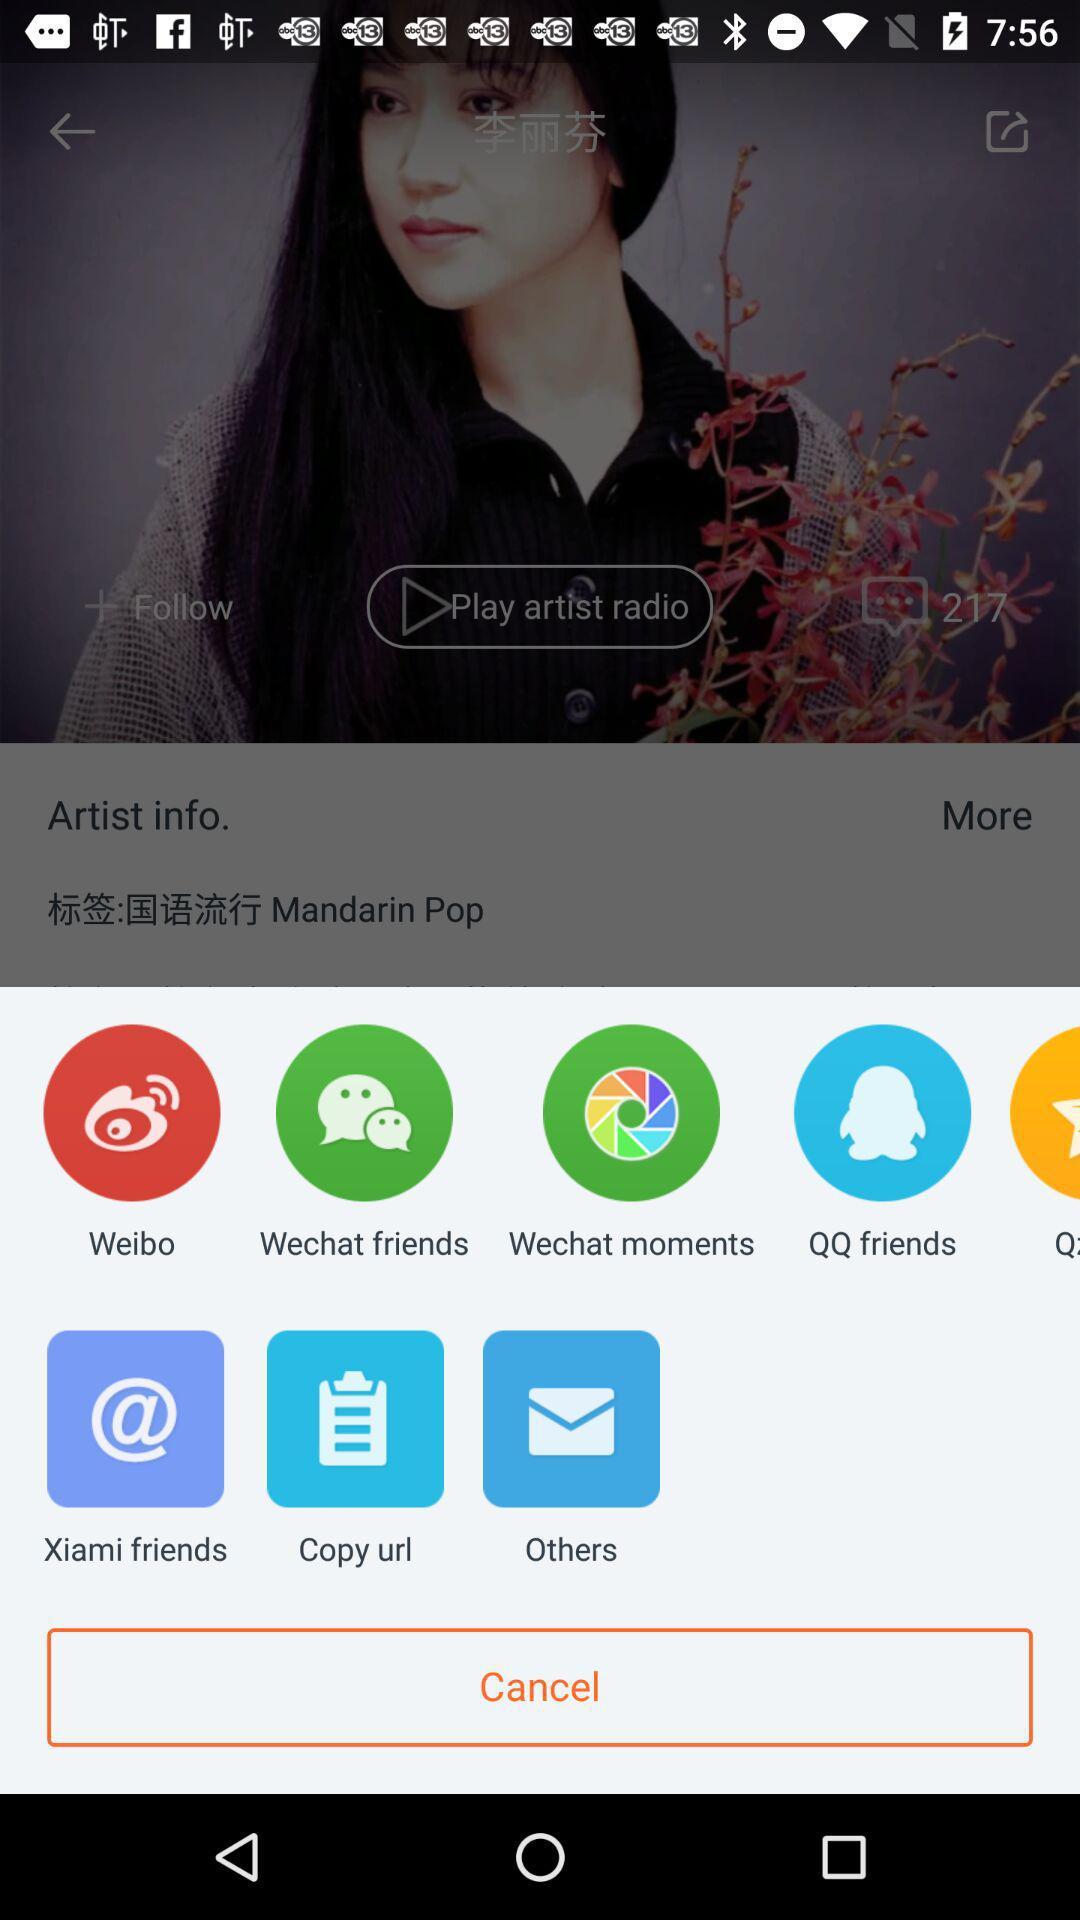  What do you see at coordinates (881, 1144) in the screenshot?
I see `the icon next to qzone` at bounding box center [881, 1144].